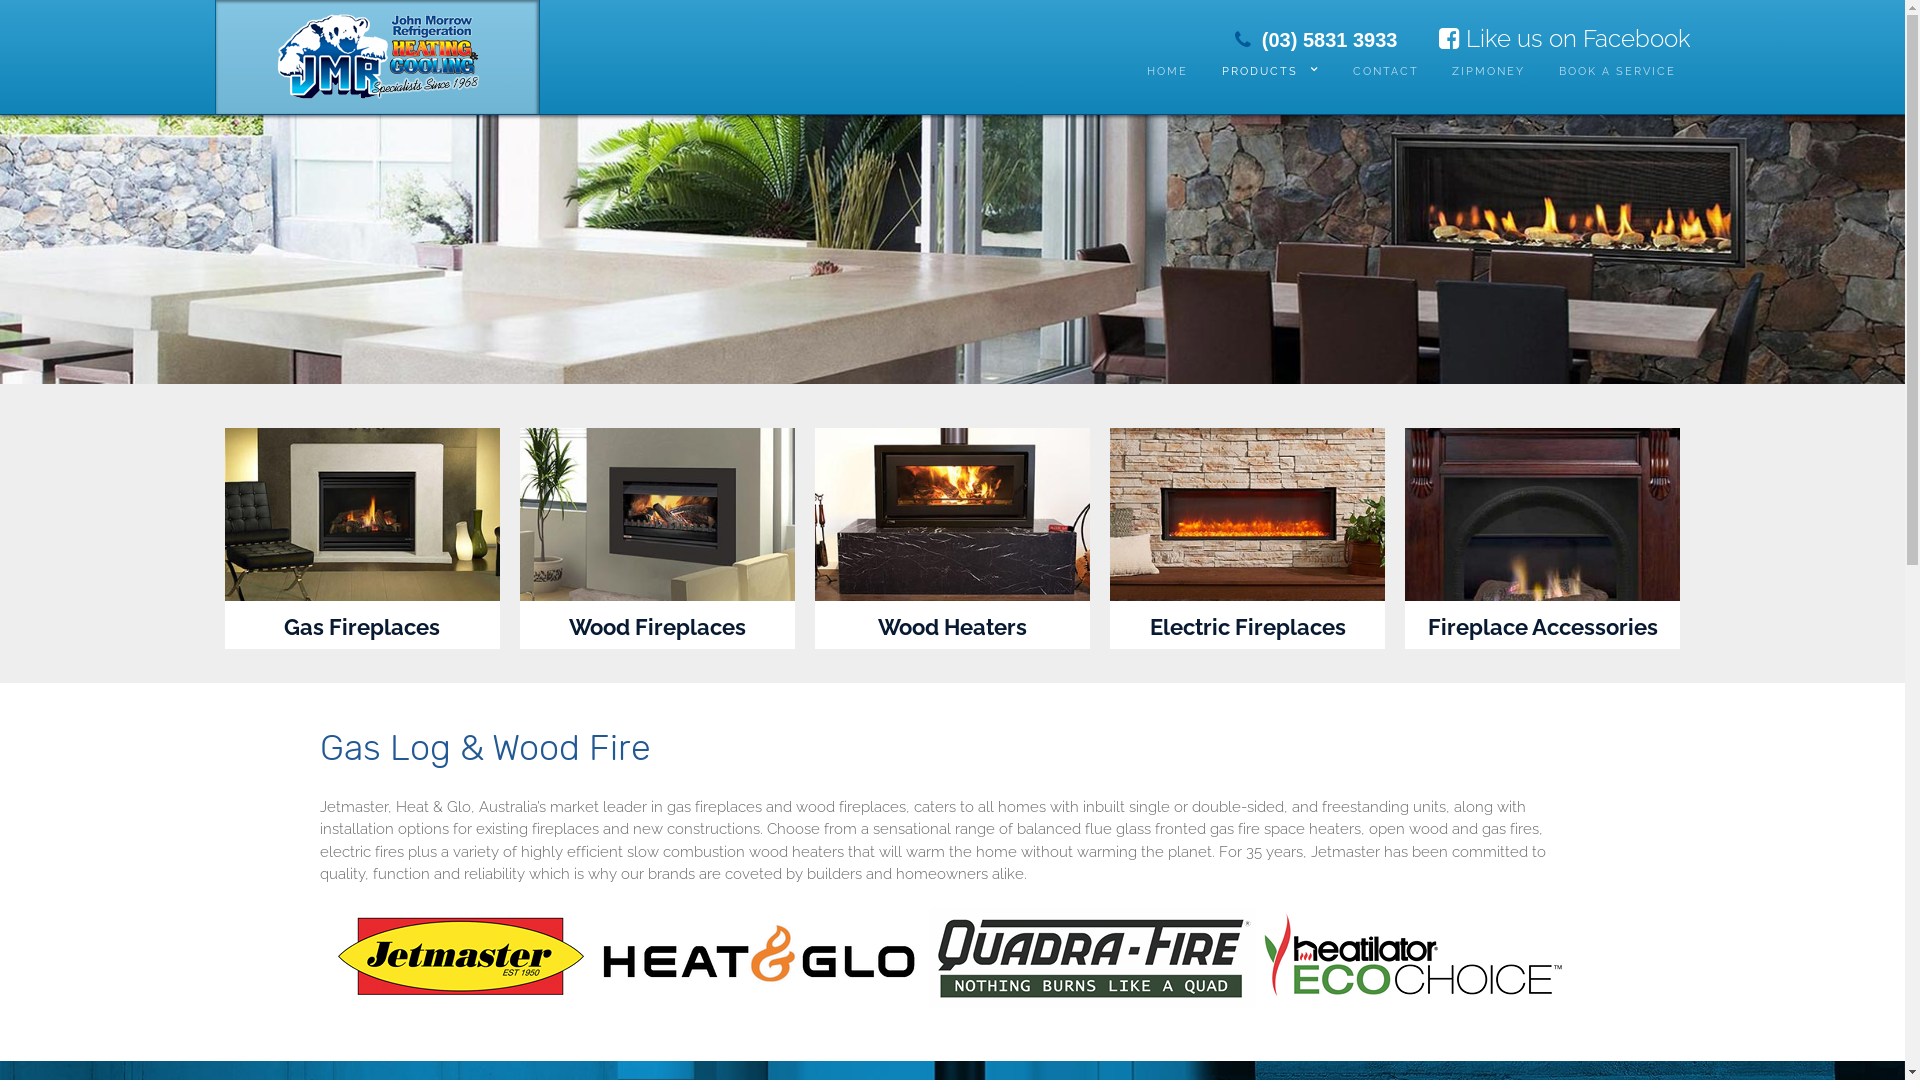  Describe the element at coordinates (1617, 70) in the screenshot. I see `'BOOK A SERVICE'` at that location.